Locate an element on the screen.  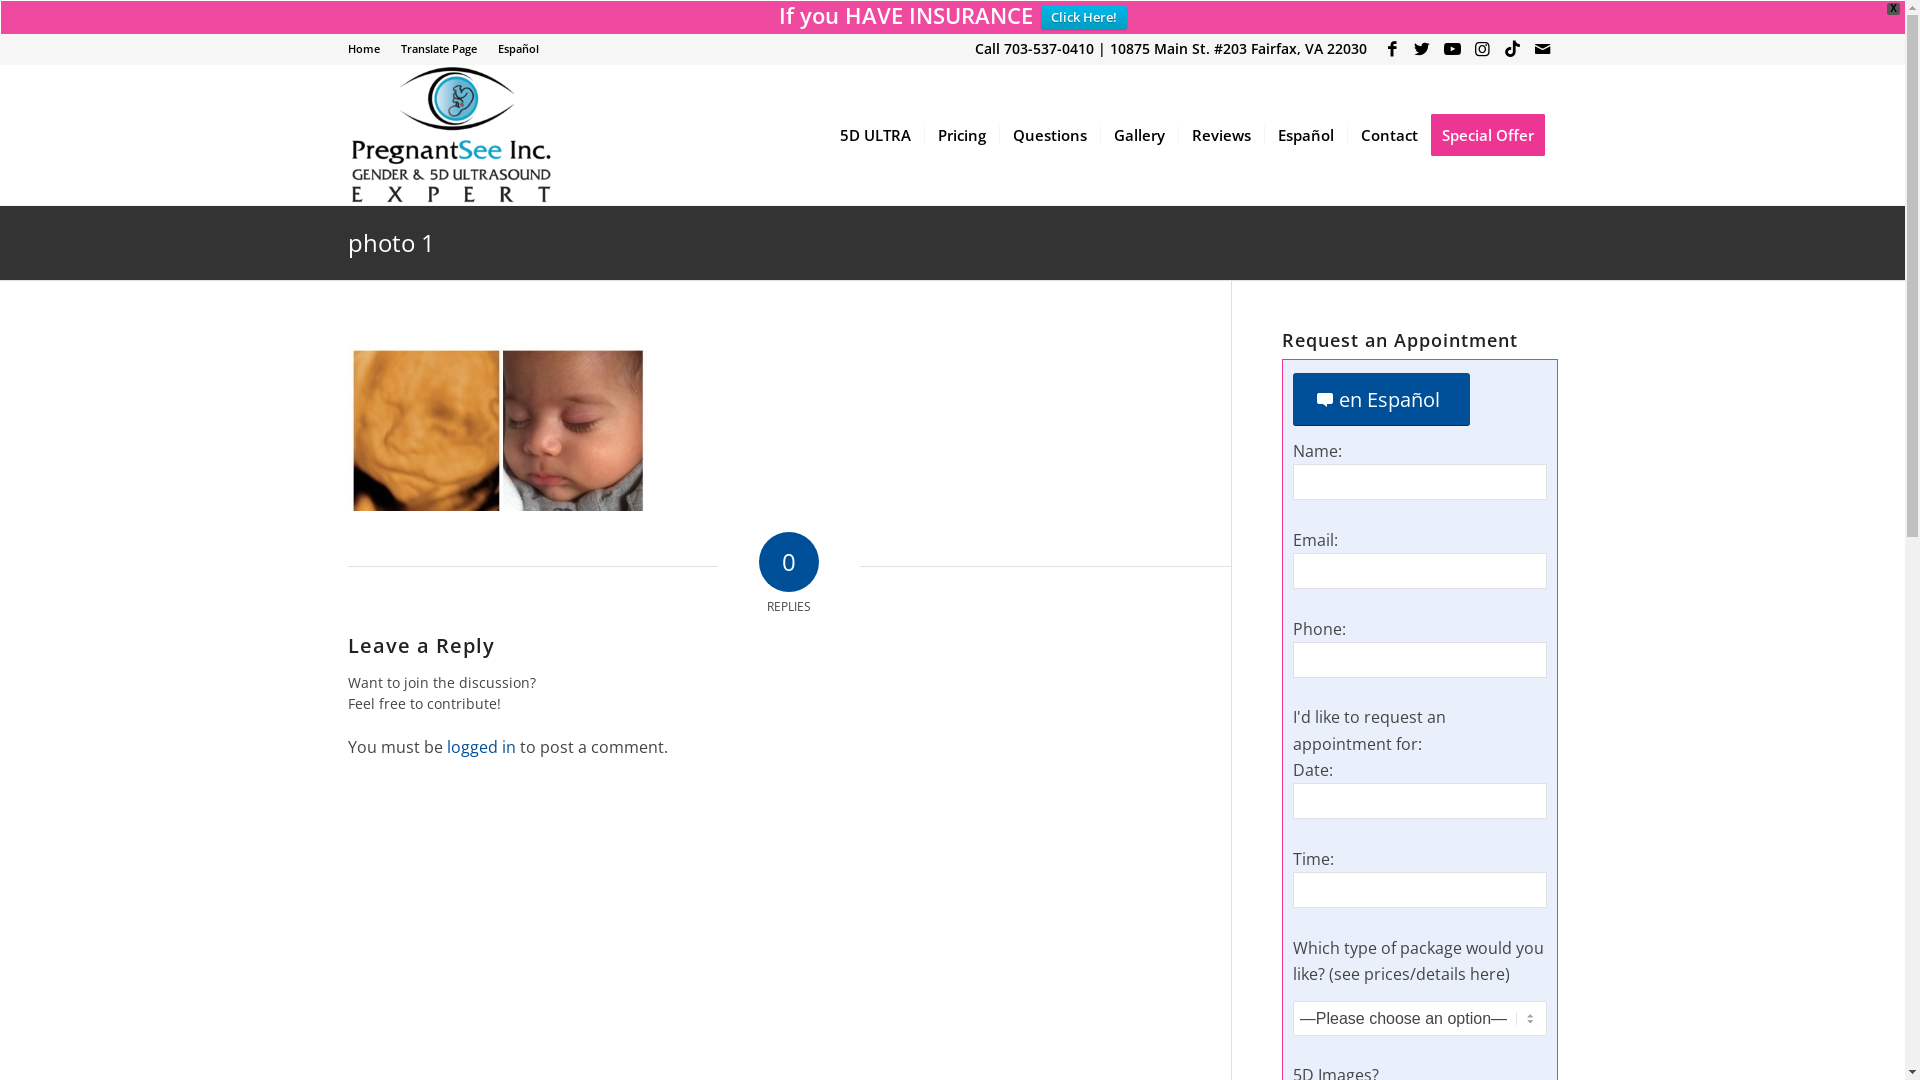
'Special Offer' is located at coordinates (1493, 135).